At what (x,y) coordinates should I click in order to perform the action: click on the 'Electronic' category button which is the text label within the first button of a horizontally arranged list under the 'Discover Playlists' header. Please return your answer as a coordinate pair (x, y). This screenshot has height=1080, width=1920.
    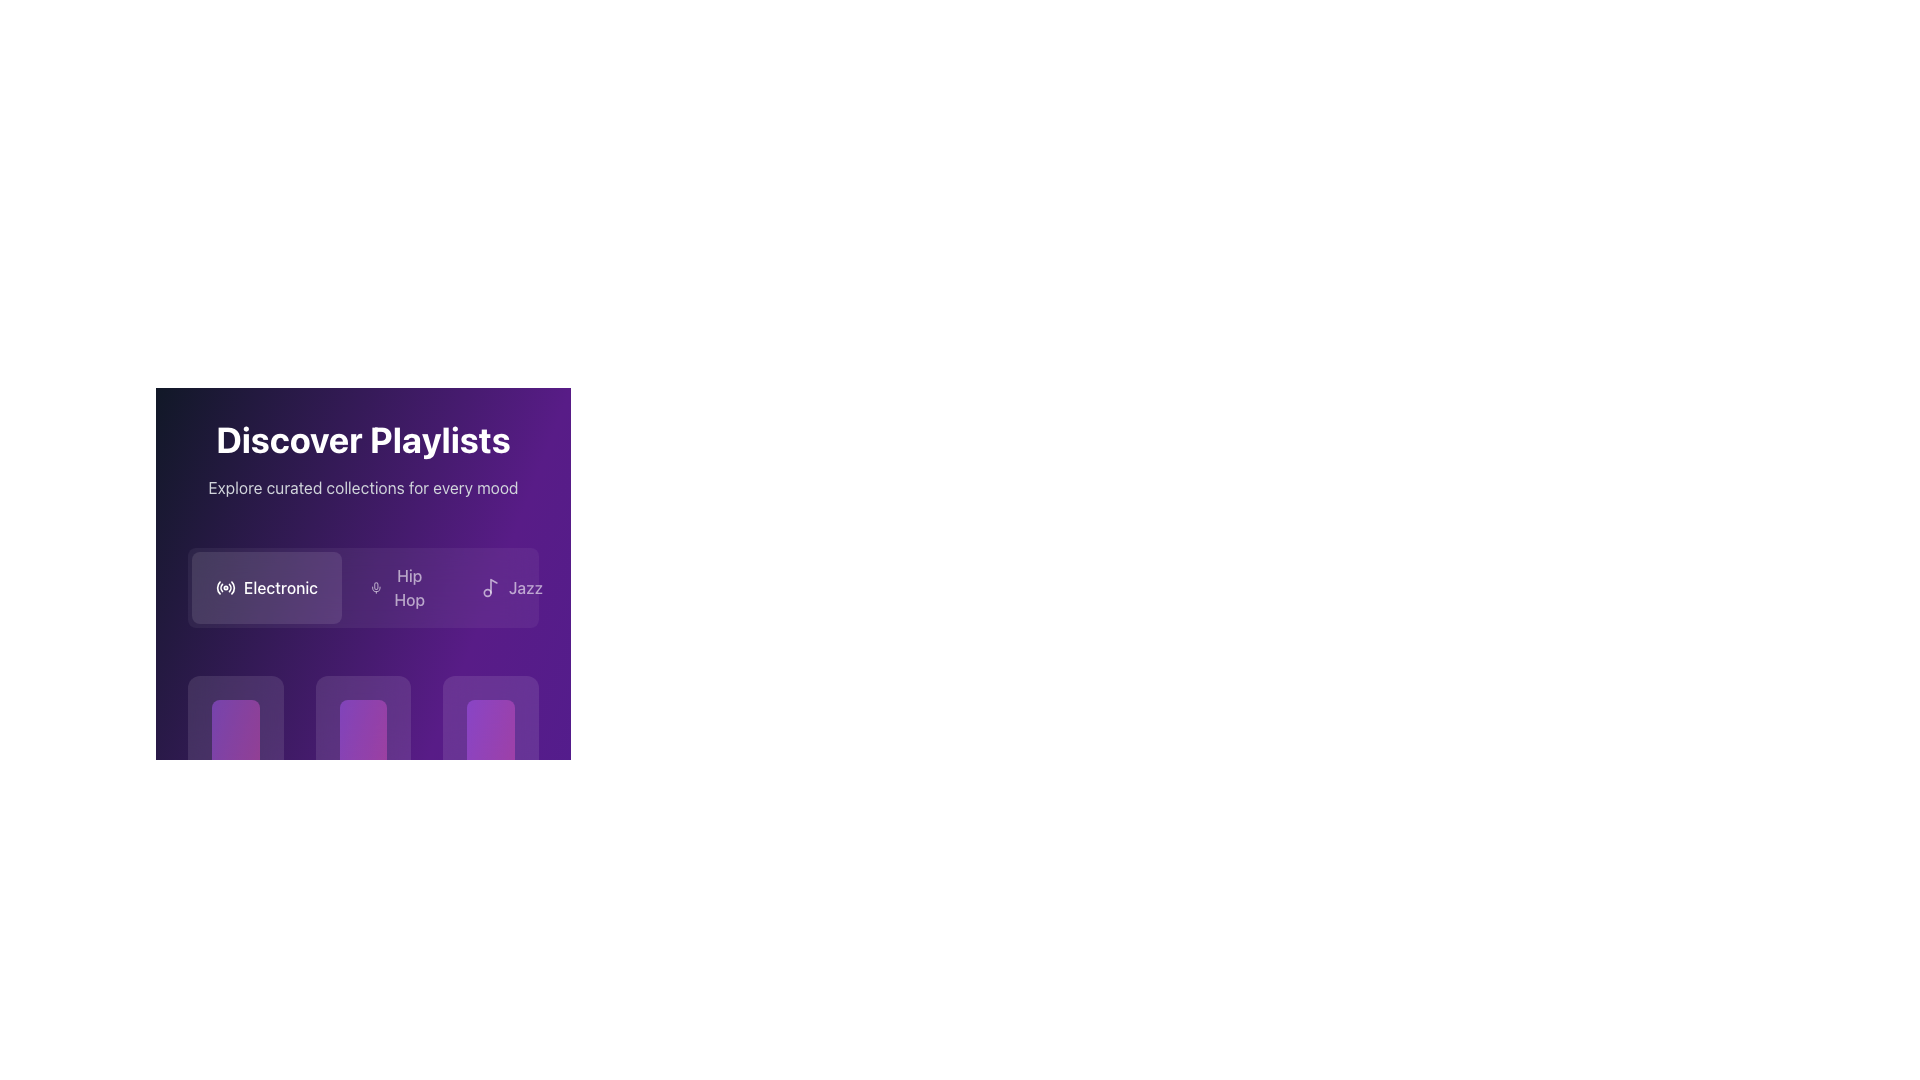
    Looking at the image, I should click on (280, 586).